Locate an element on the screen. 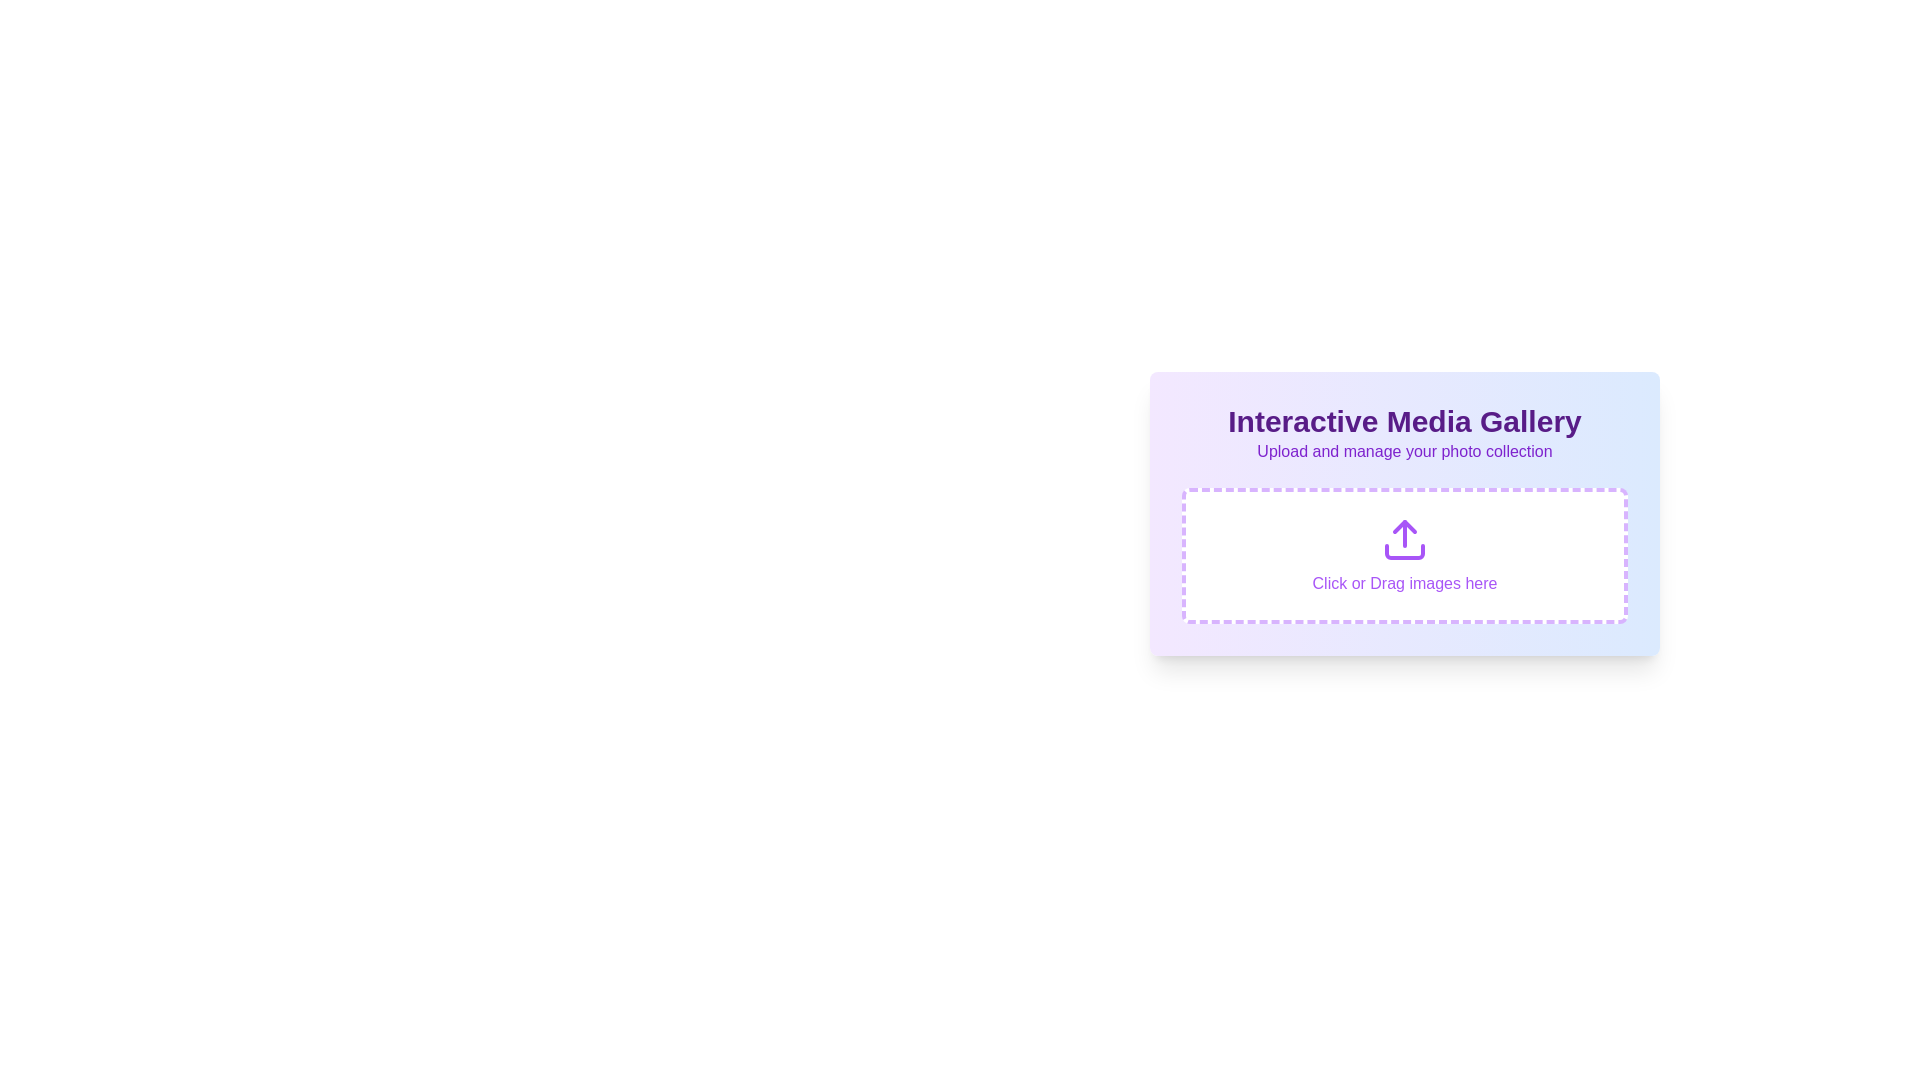  instruction text label located below the purple upload icon in the dashed rectangular area of the 'Interactive Media Gallery' card is located at coordinates (1404, 583).